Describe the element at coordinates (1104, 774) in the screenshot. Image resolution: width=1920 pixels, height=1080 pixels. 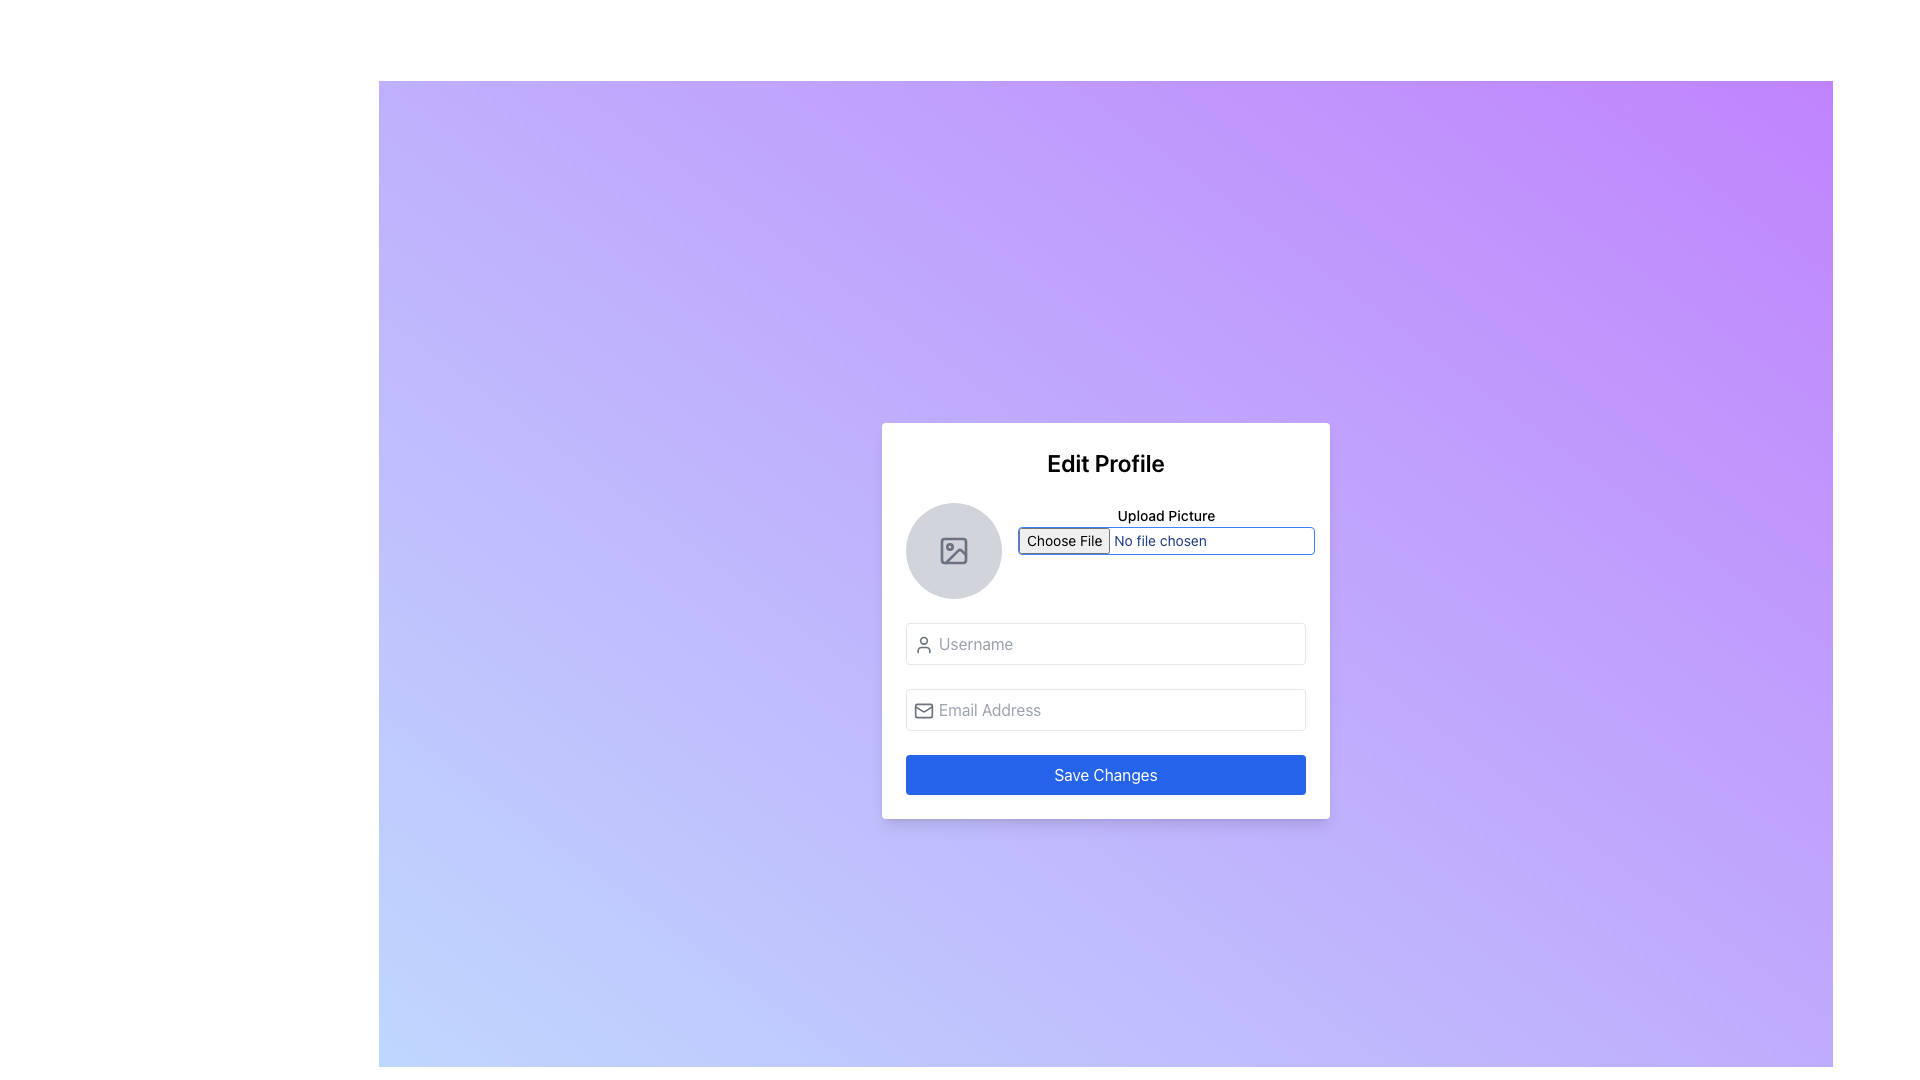
I see `the 'Save' button located at the bottom of the 'Edit Profile' form to change its background color` at that location.